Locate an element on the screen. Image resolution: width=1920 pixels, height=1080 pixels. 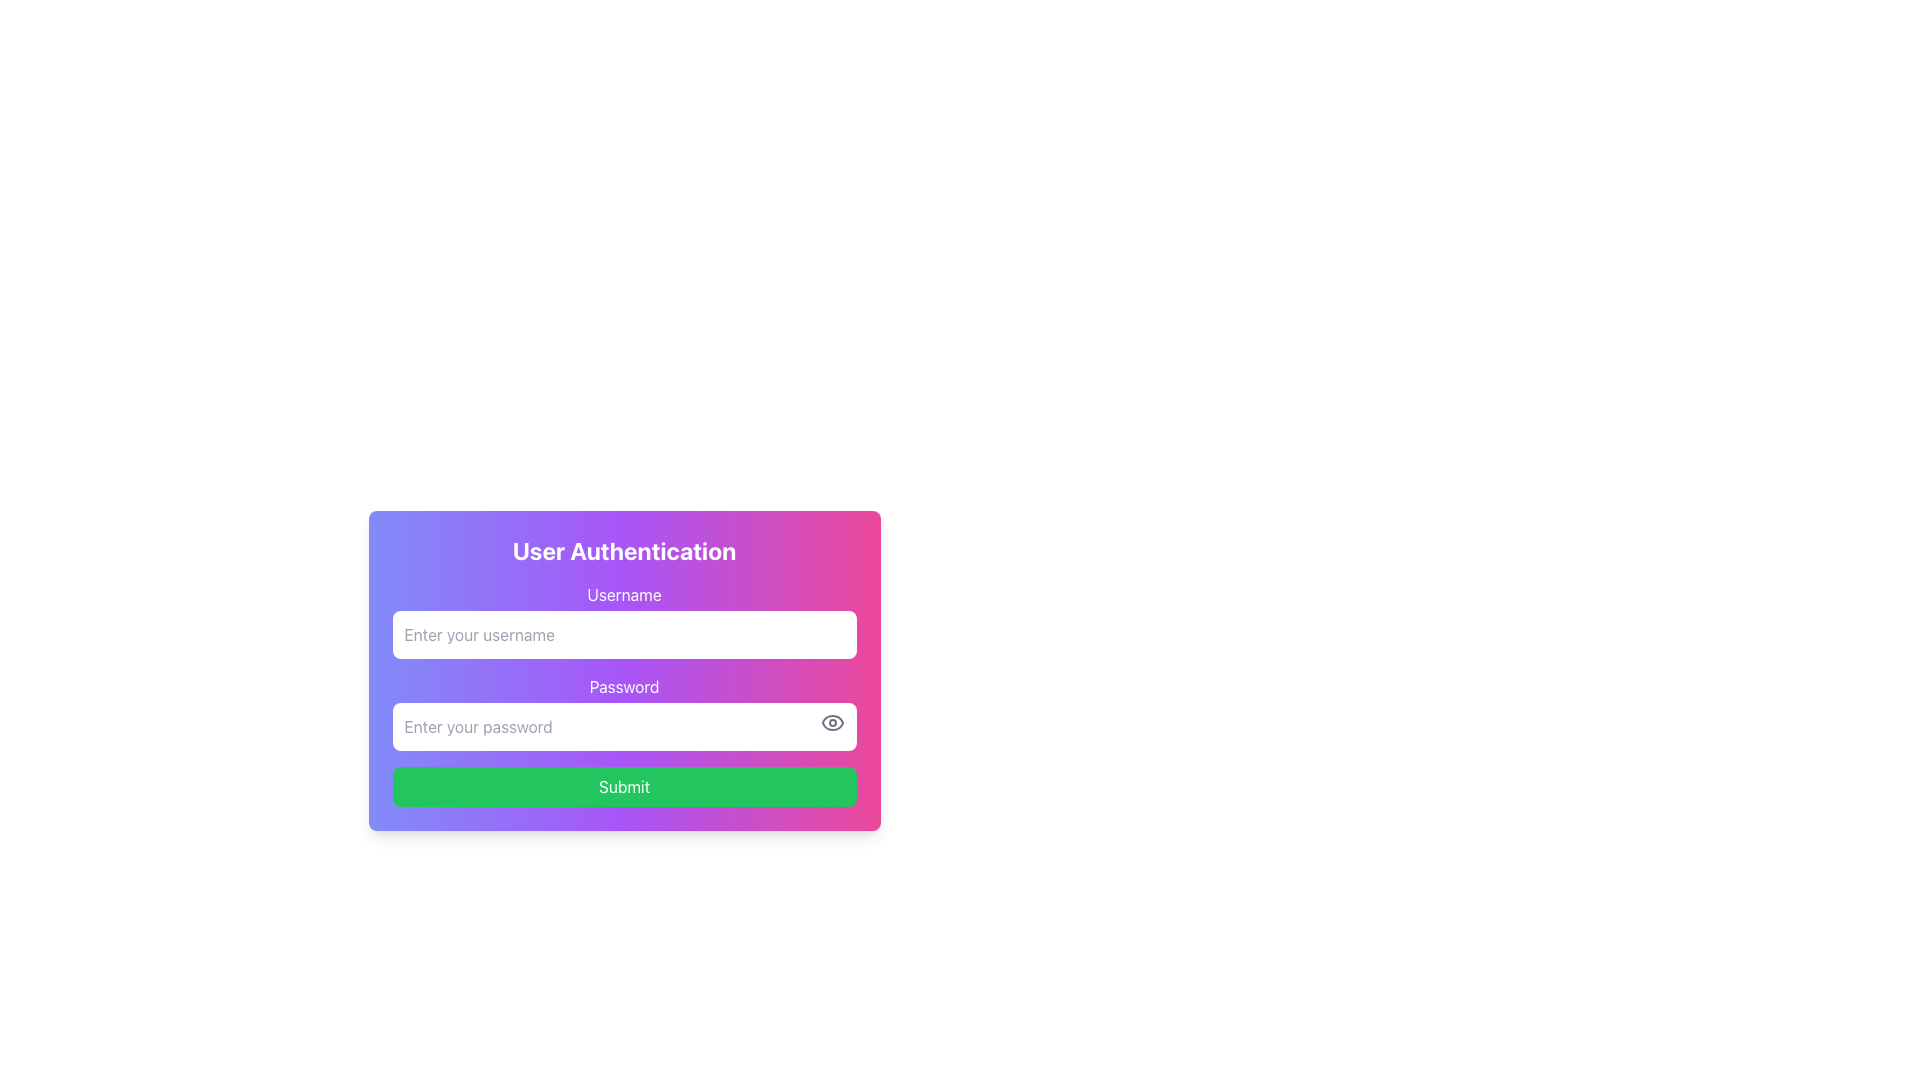
the outer boundary of the eye icon, which is located to the right of the 'Password' input field in the authentication form is located at coordinates (832, 722).